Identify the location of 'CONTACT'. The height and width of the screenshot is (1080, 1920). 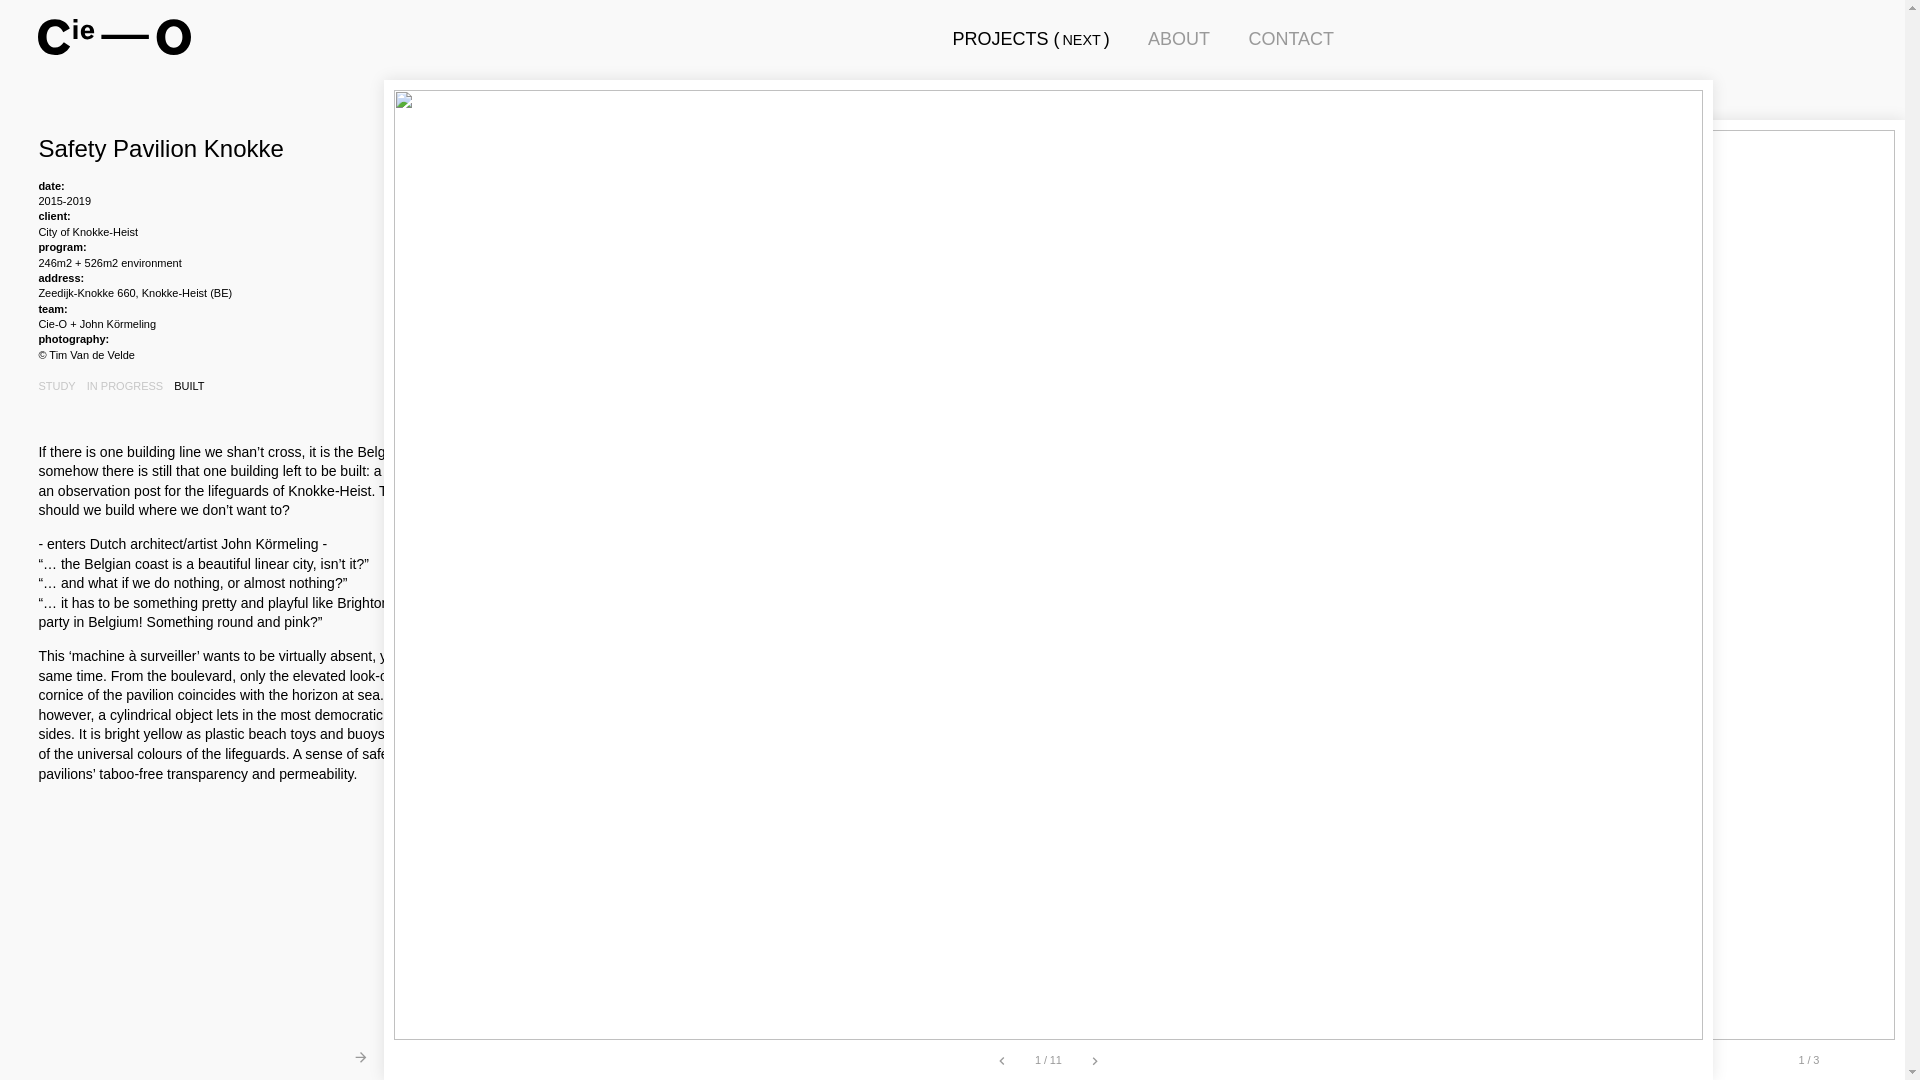
(1291, 38).